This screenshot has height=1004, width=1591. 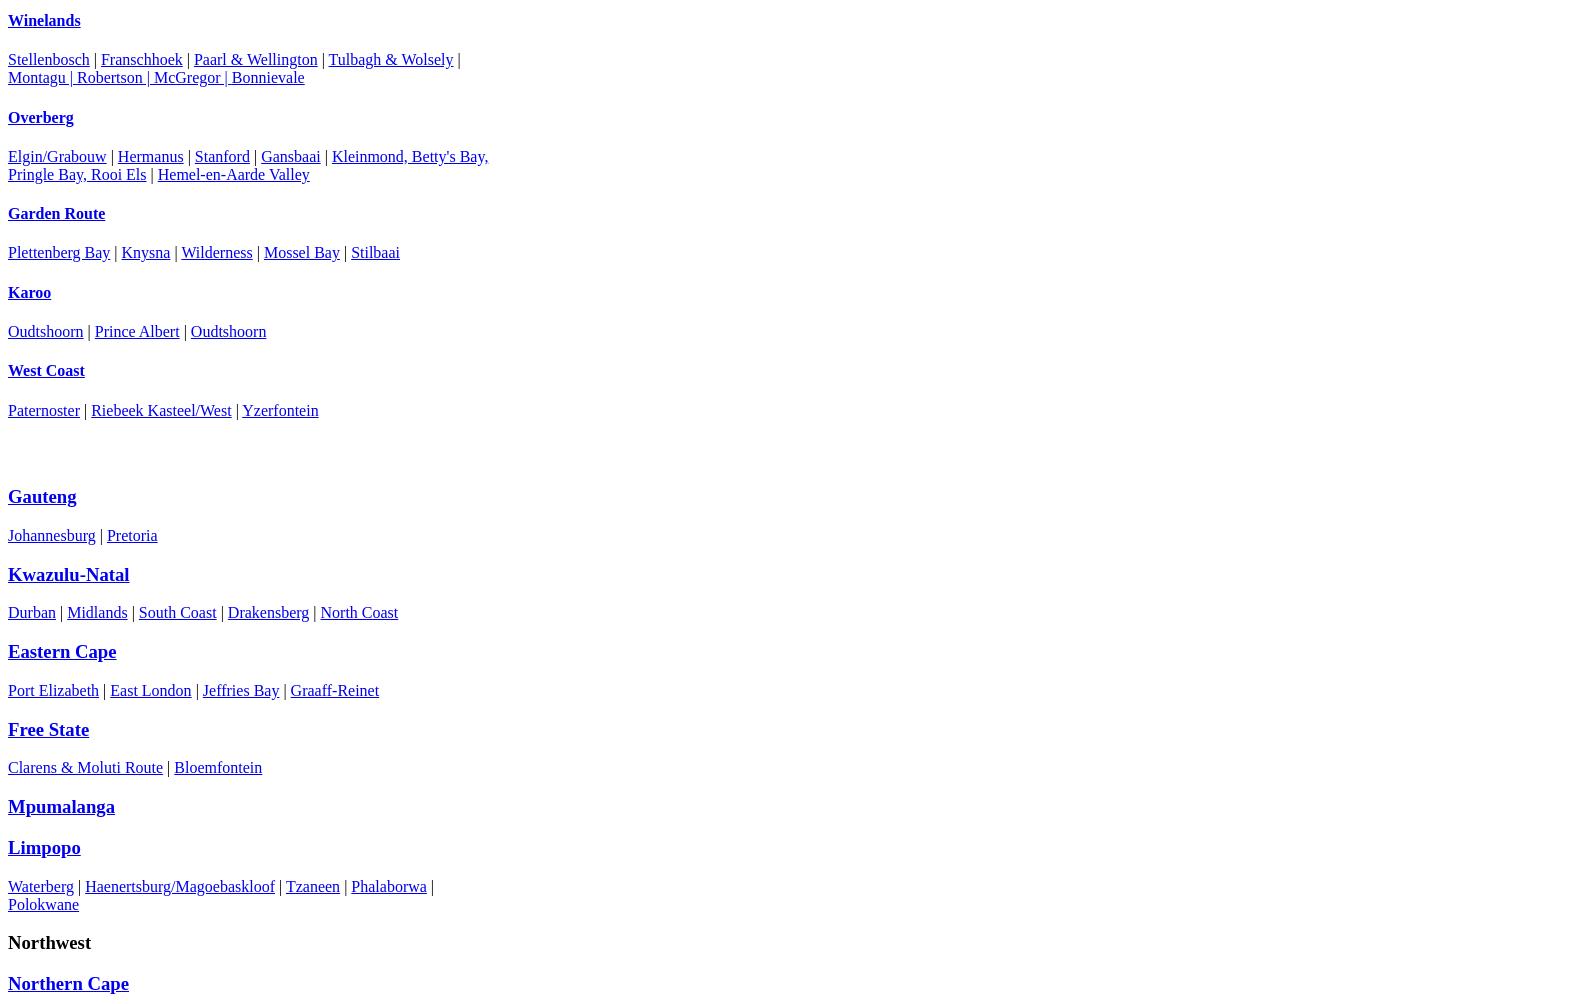 What do you see at coordinates (85, 767) in the screenshot?
I see `'Clarens & Moluti Route'` at bounding box center [85, 767].